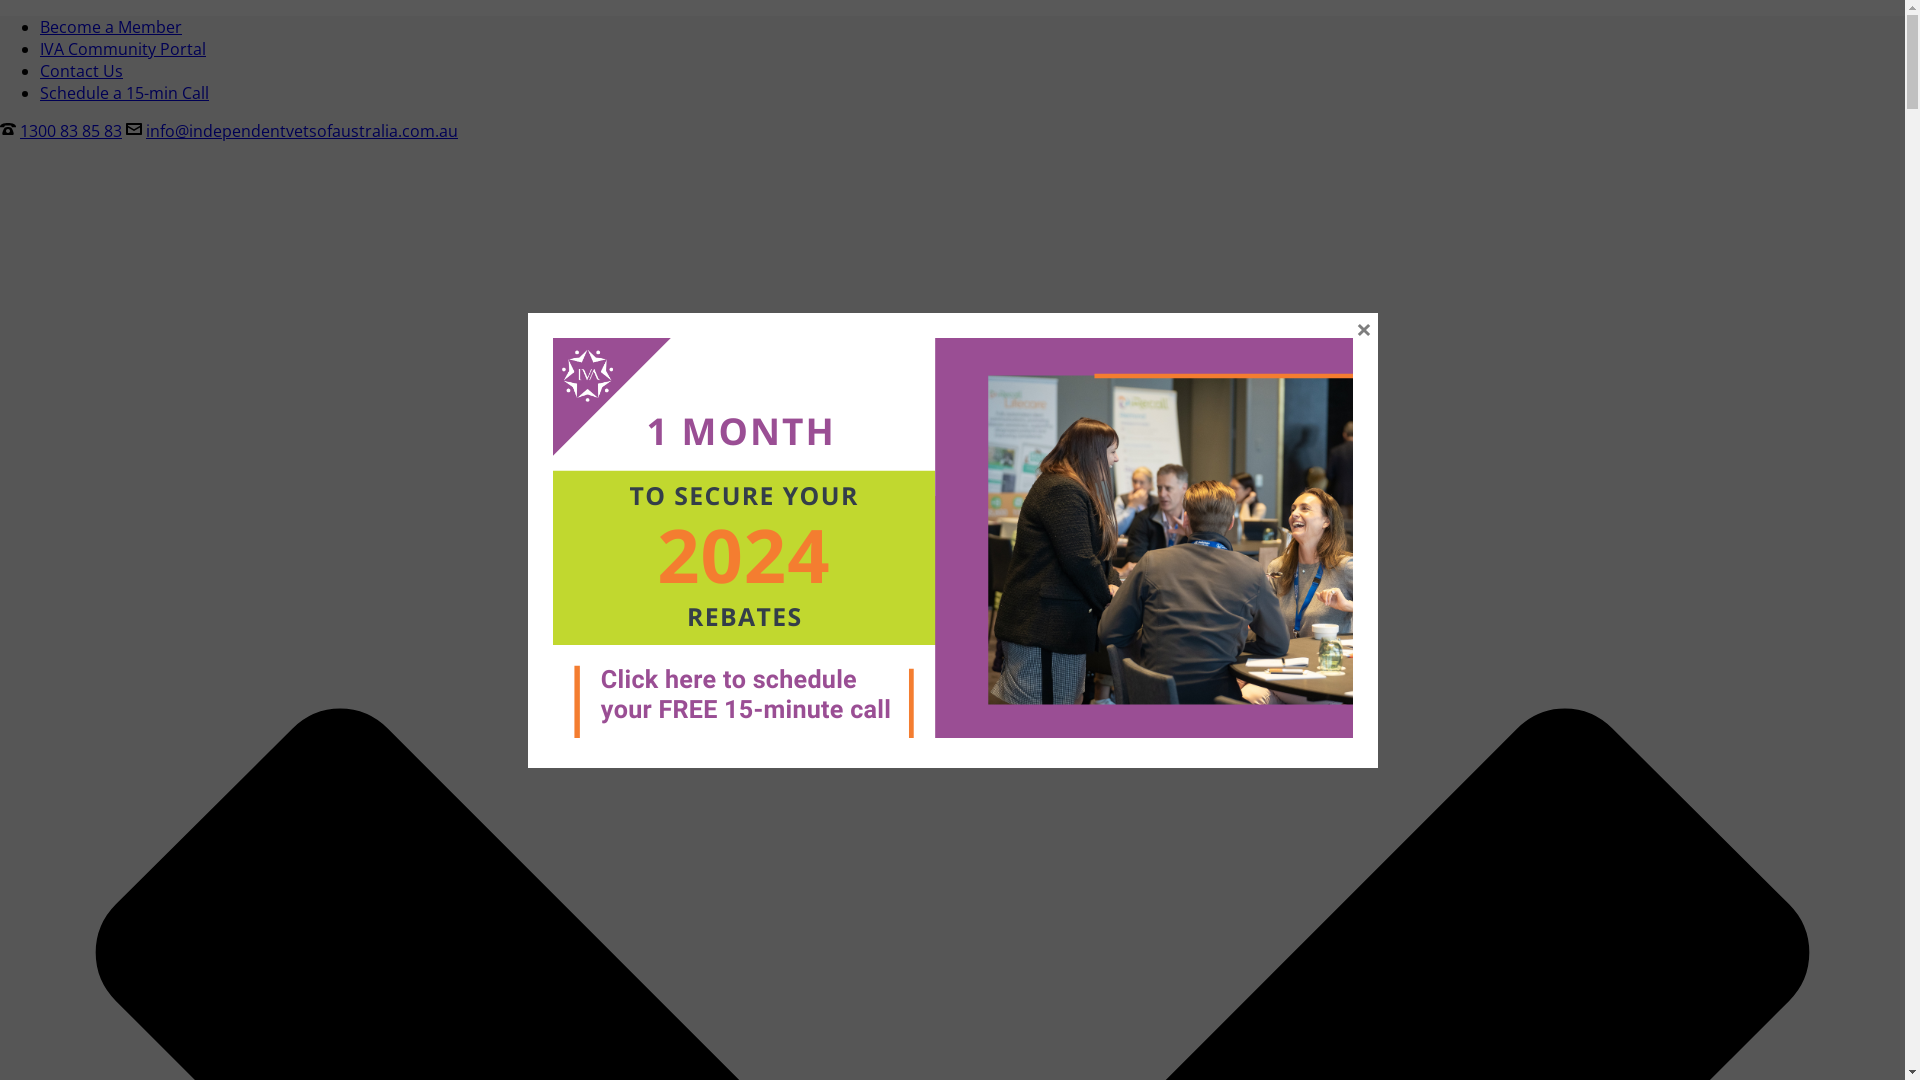 The image size is (1920, 1080). What do you see at coordinates (109, 27) in the screenshot?
I see `'Become a Member'` at bounding box center [109, 27].